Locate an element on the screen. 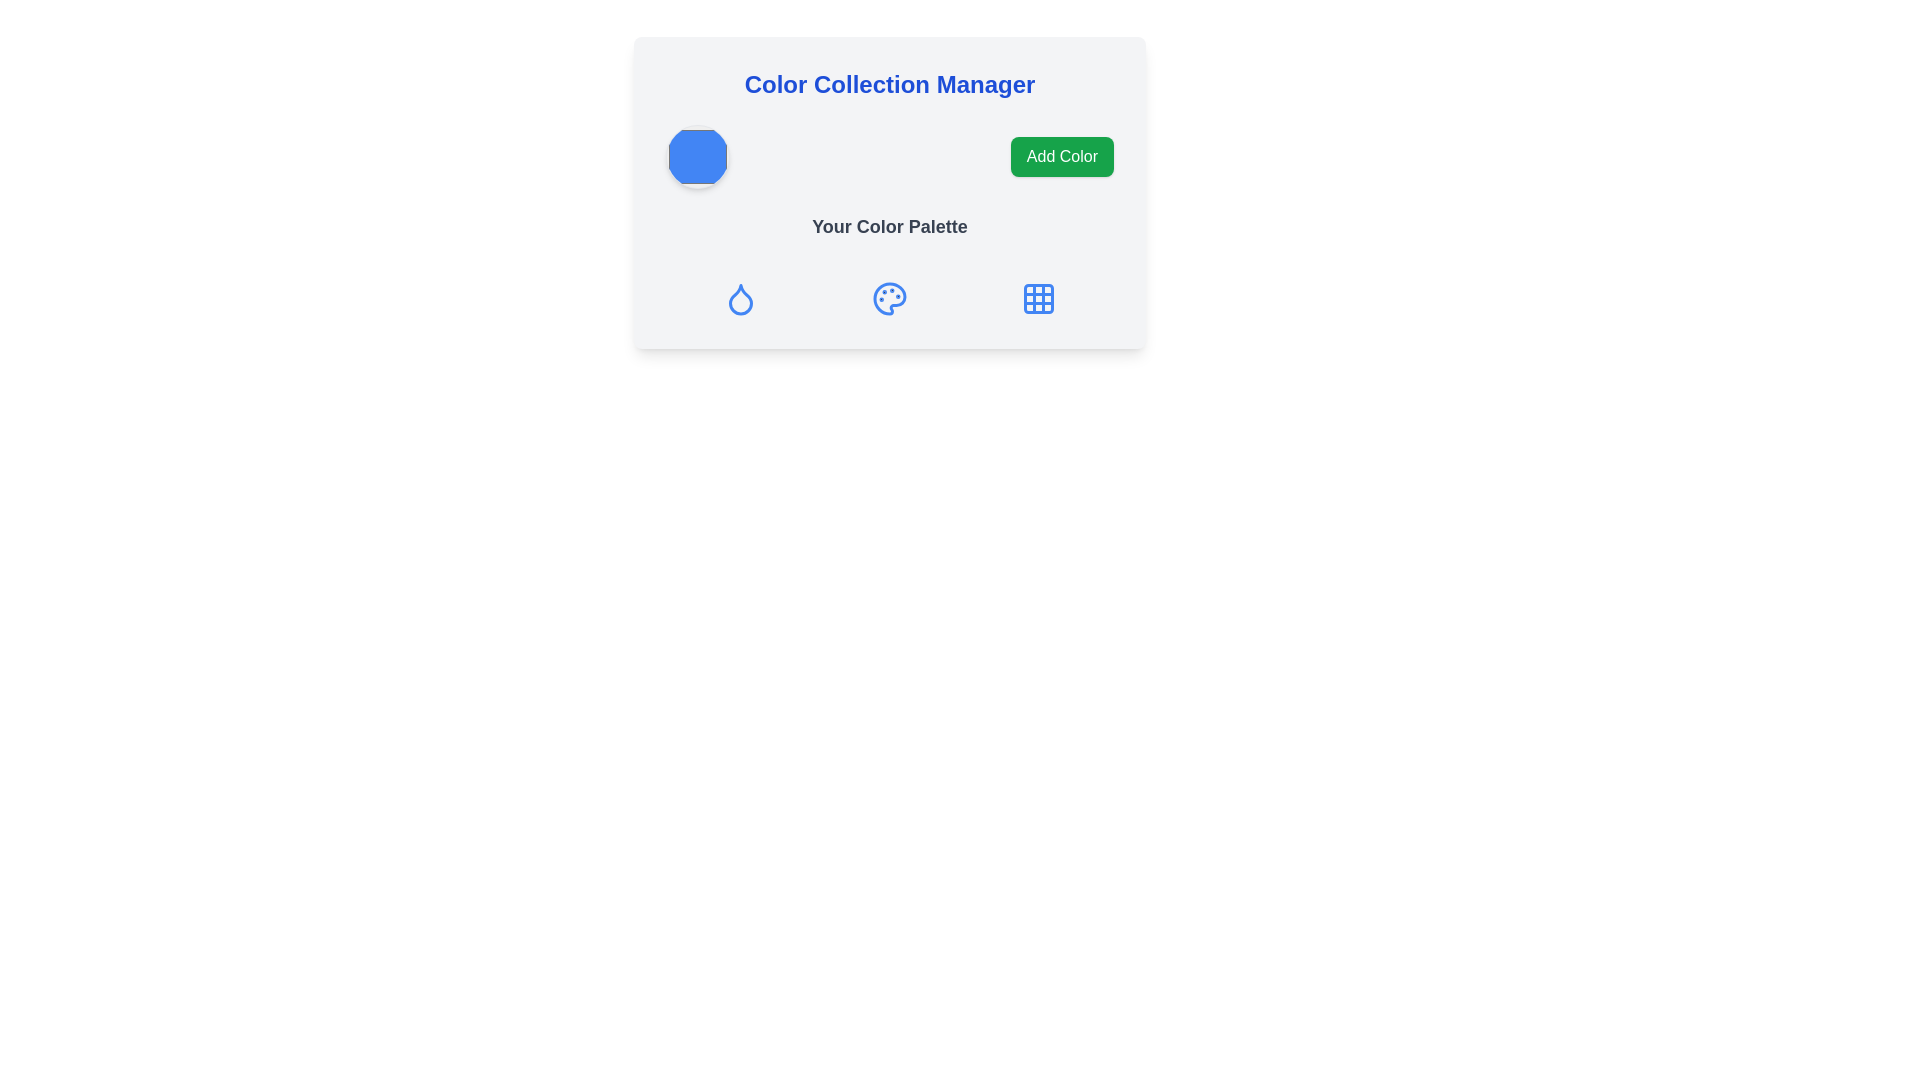  the leftmost icon in the 'Your Color Palette' section, which visually represents a water droplet or similar theme is located at coordinates (739, 299).